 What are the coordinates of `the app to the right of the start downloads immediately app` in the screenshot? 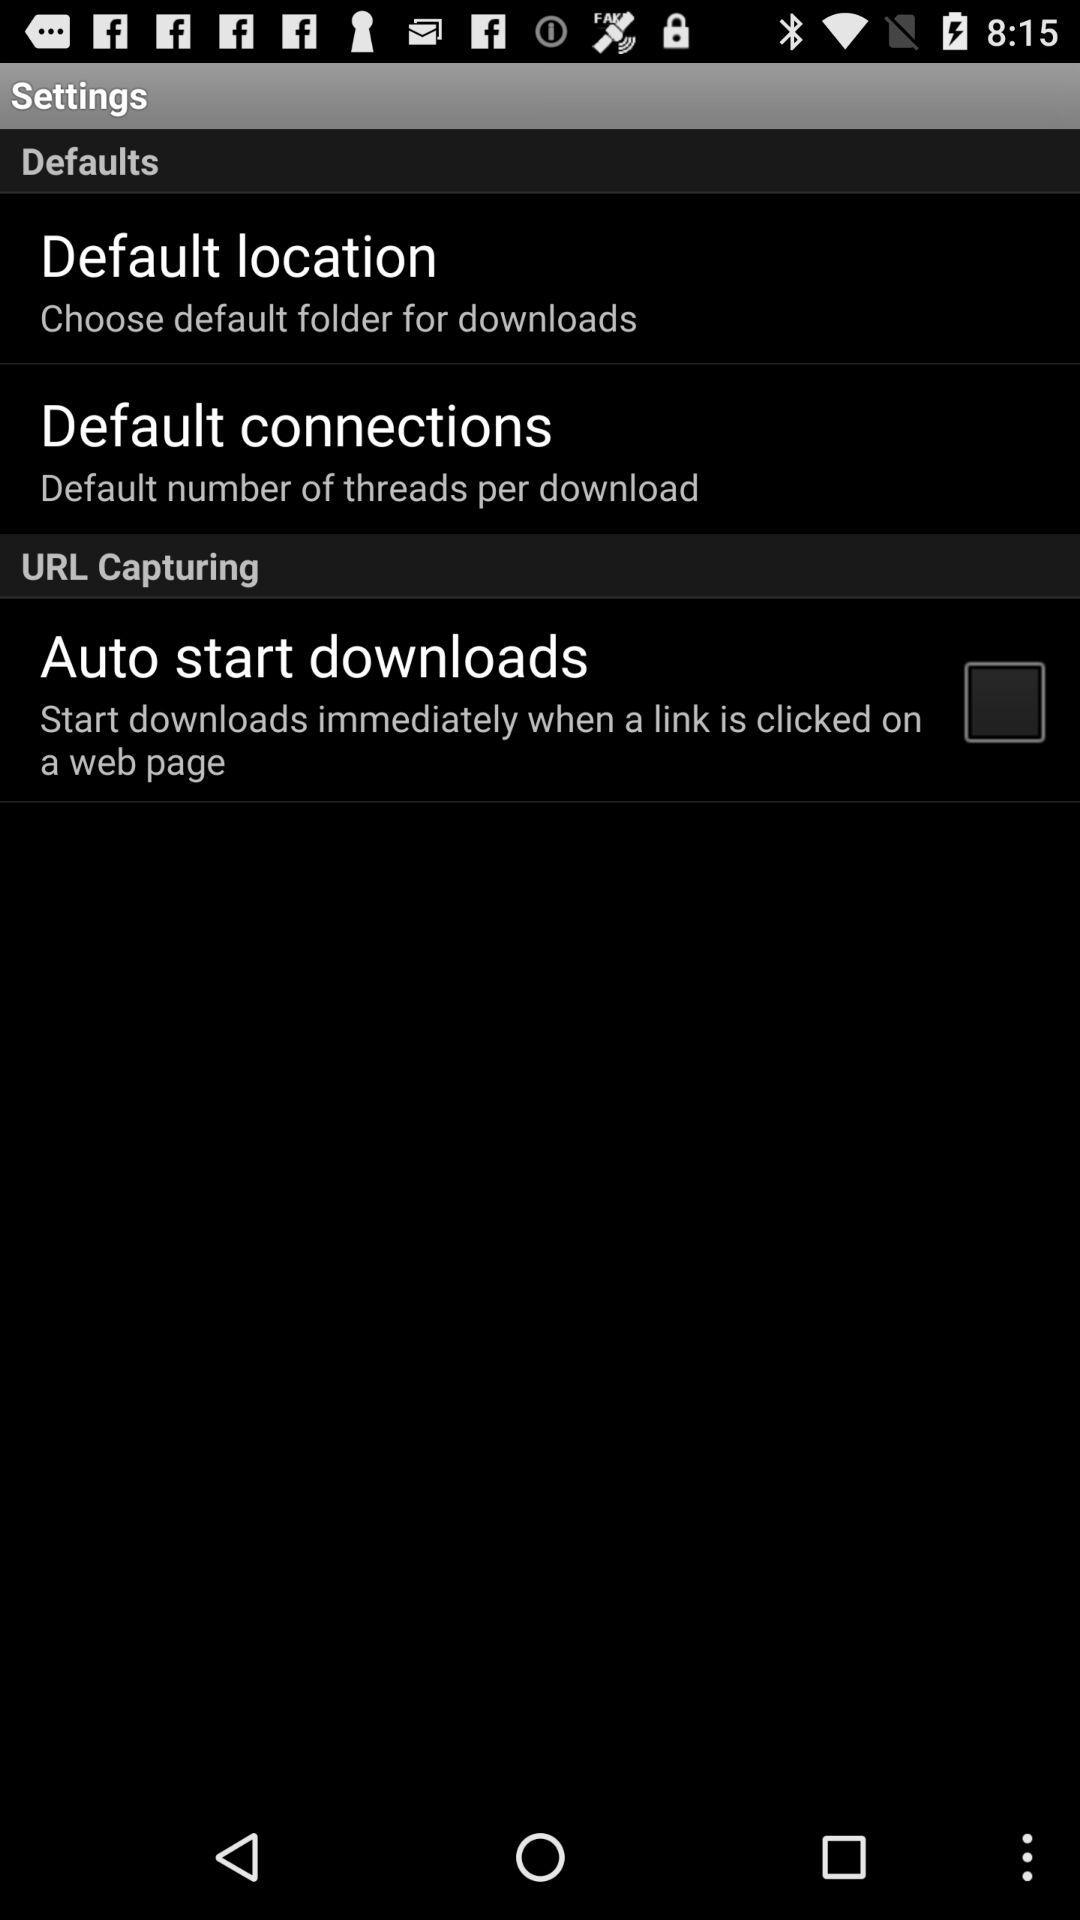 It's located at (1003, 700).